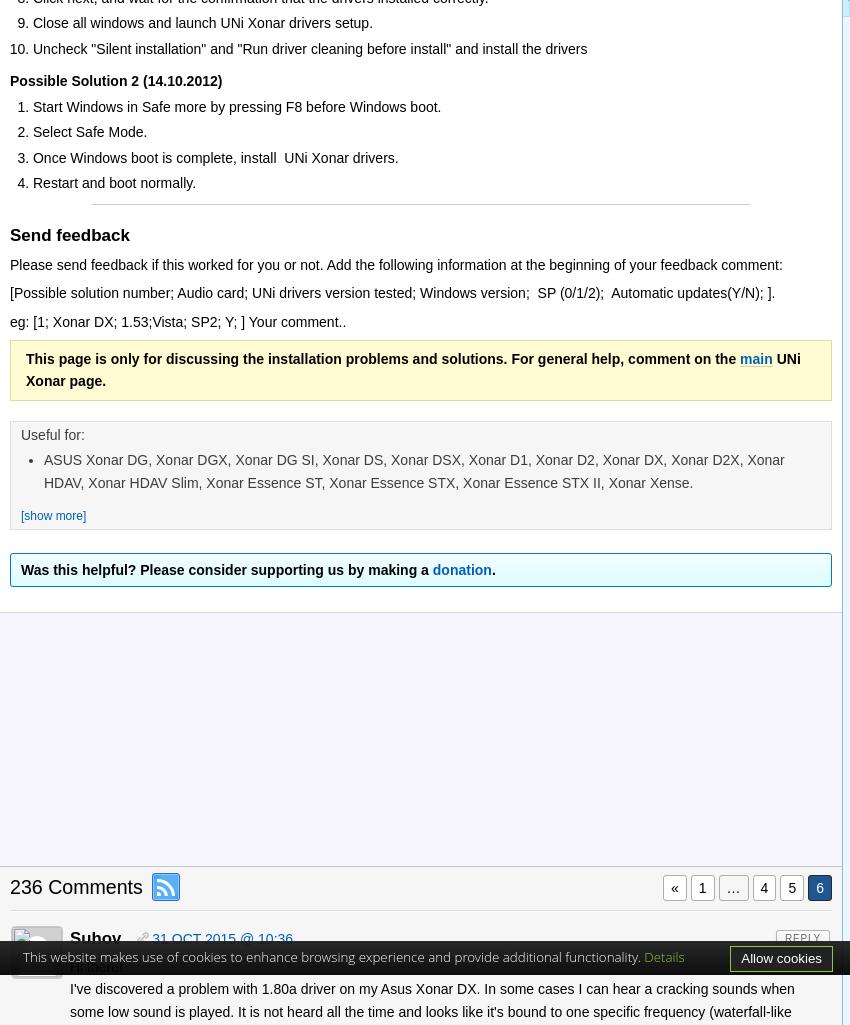 This screenshot has width=850, height=1025. I want to click on 'Restart and boot normally.', so click(112, 181).